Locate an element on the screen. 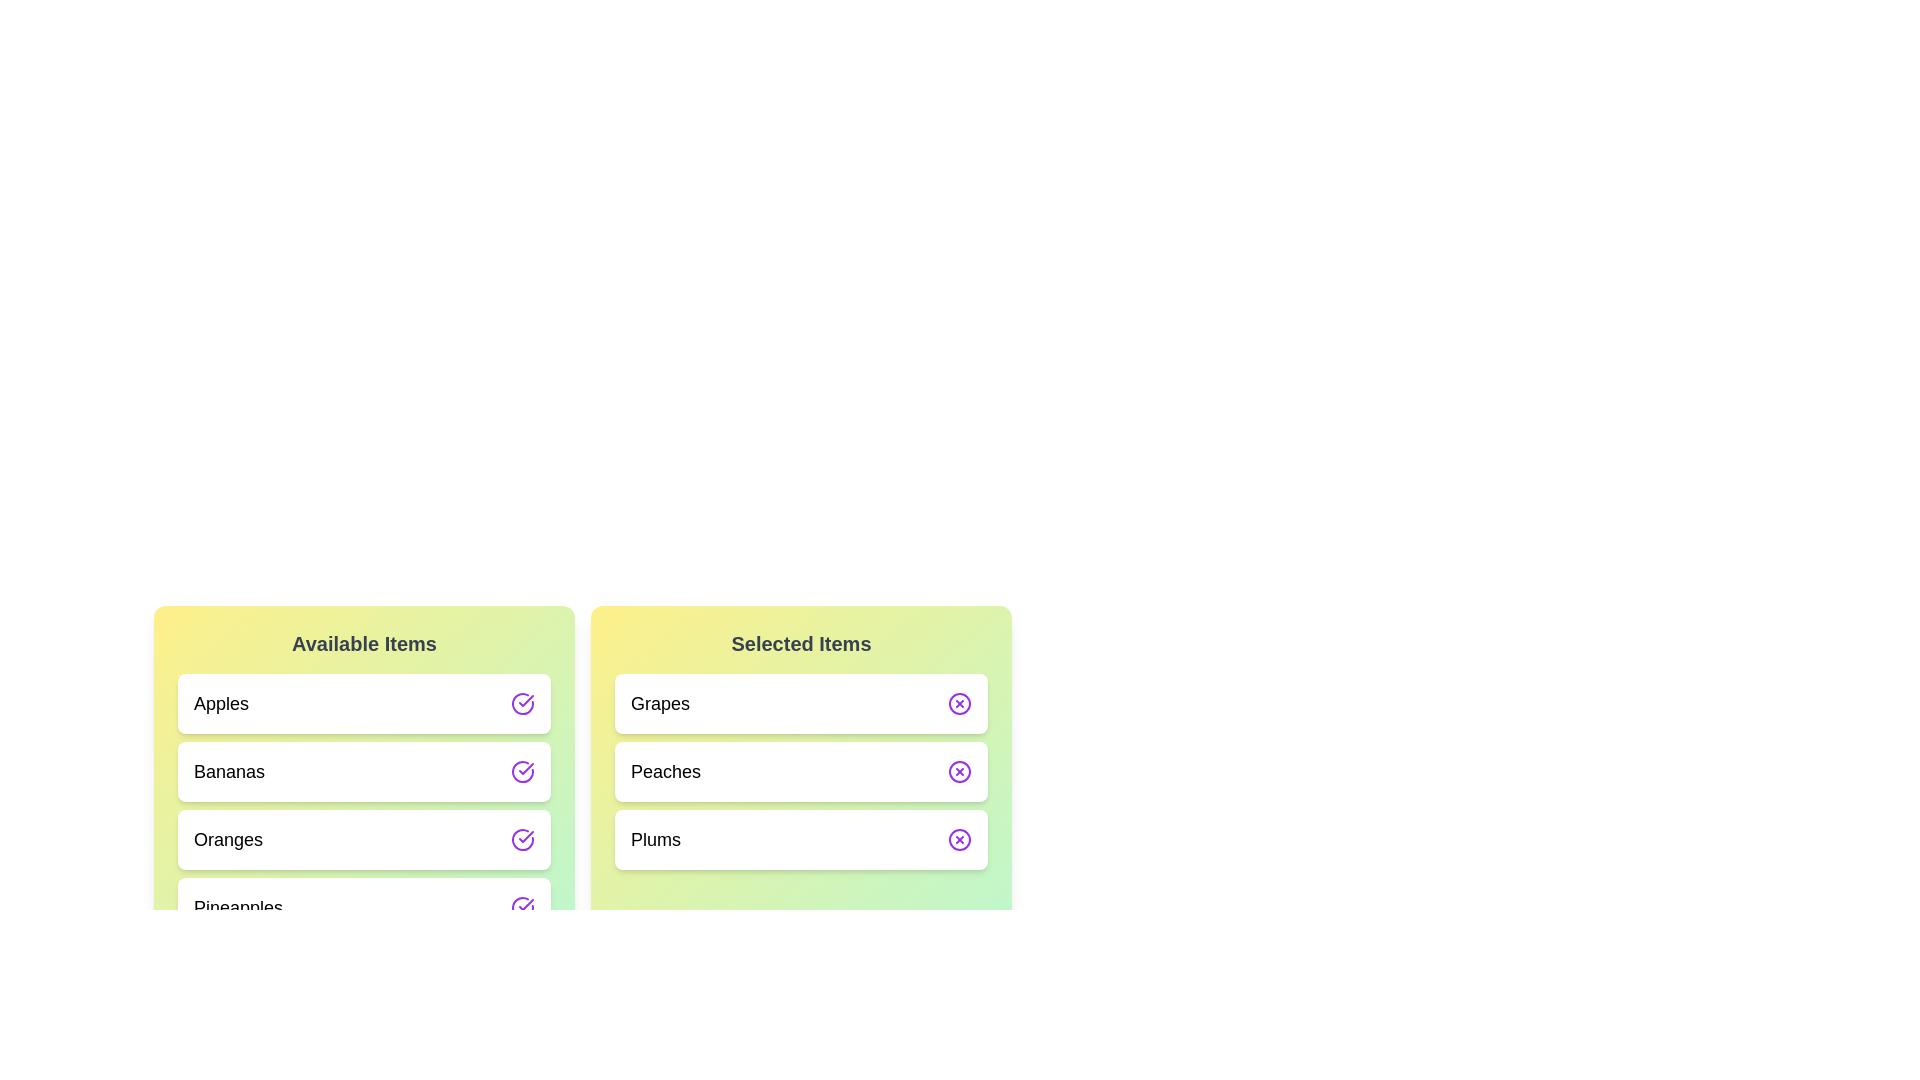  the transfer button next to Bananas in the 'Available Items' list to move it to the 'Selected Items' list is located at coordinates (523, 770).